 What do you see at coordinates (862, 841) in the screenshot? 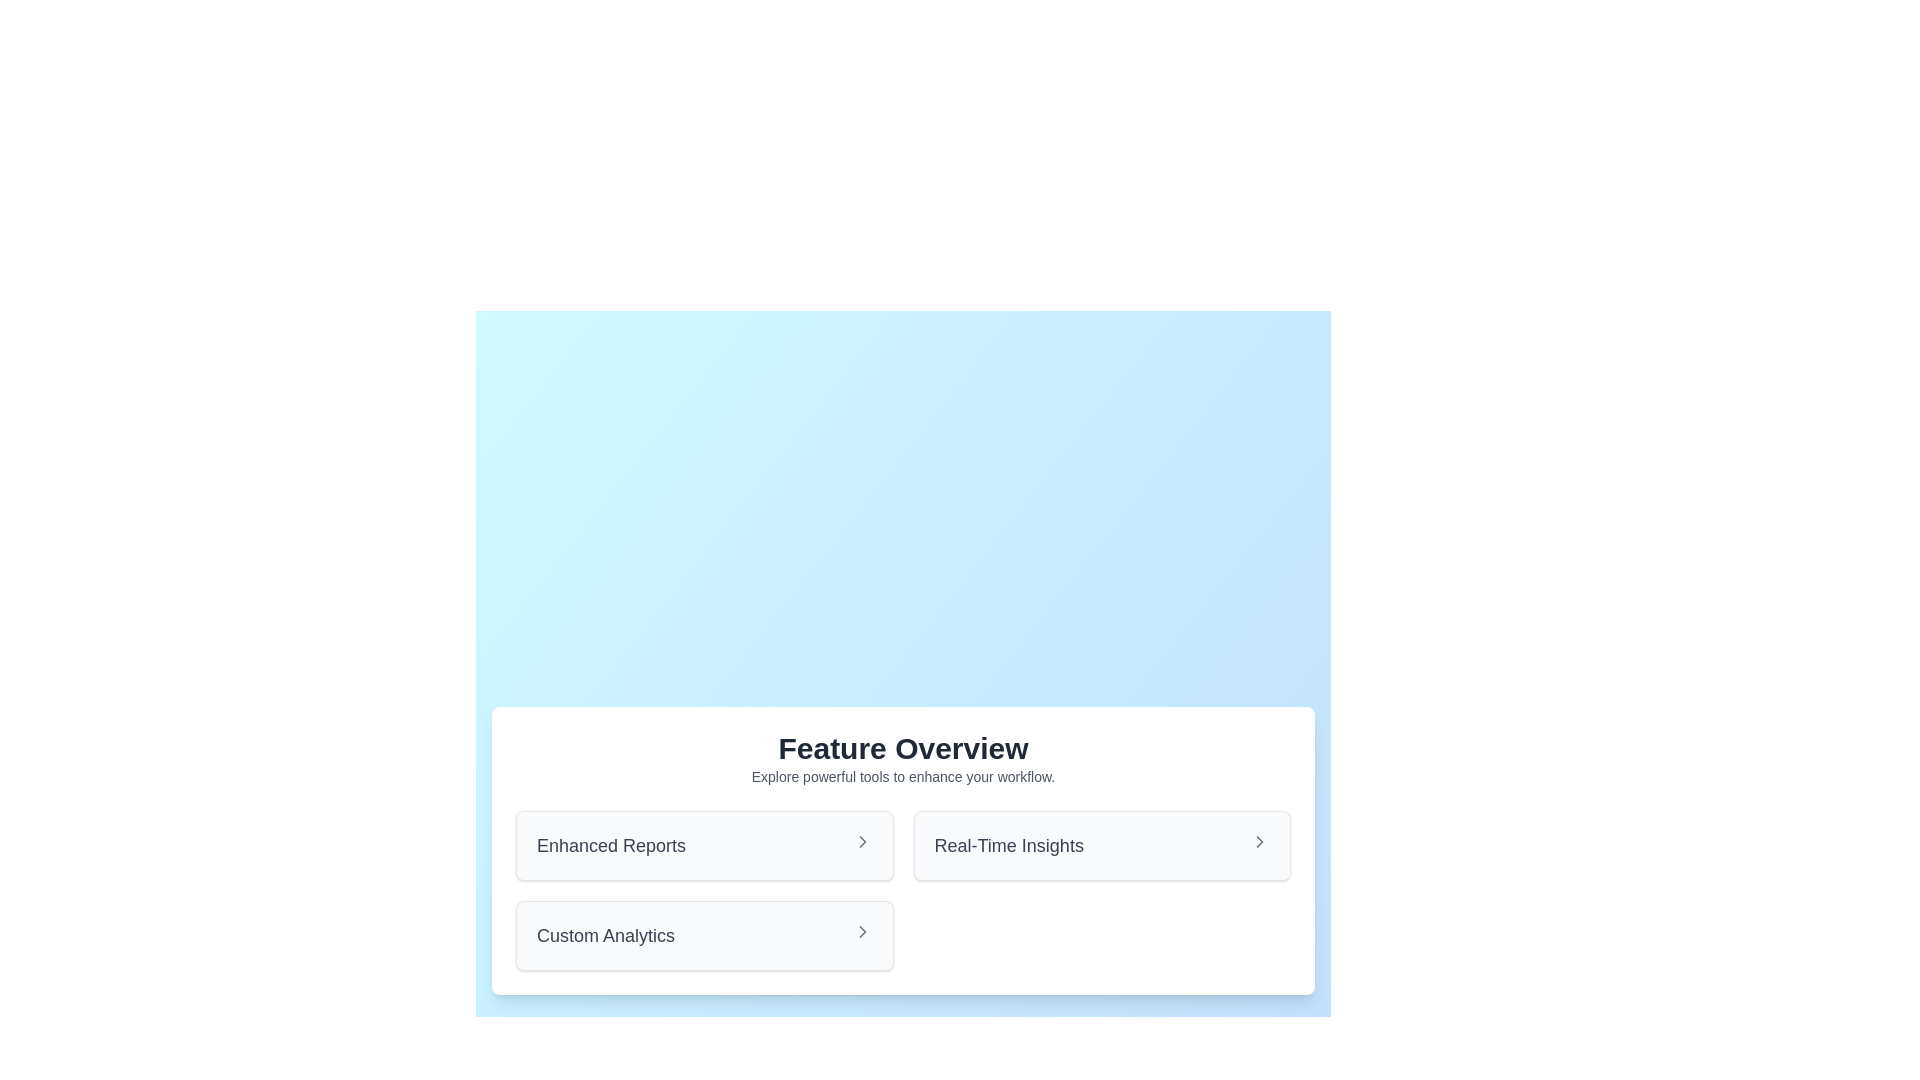
I see `the chevron icon pointing to the right within the 'Enhanced Reports' button in the feature overview section` at bounding box center [862, 841].